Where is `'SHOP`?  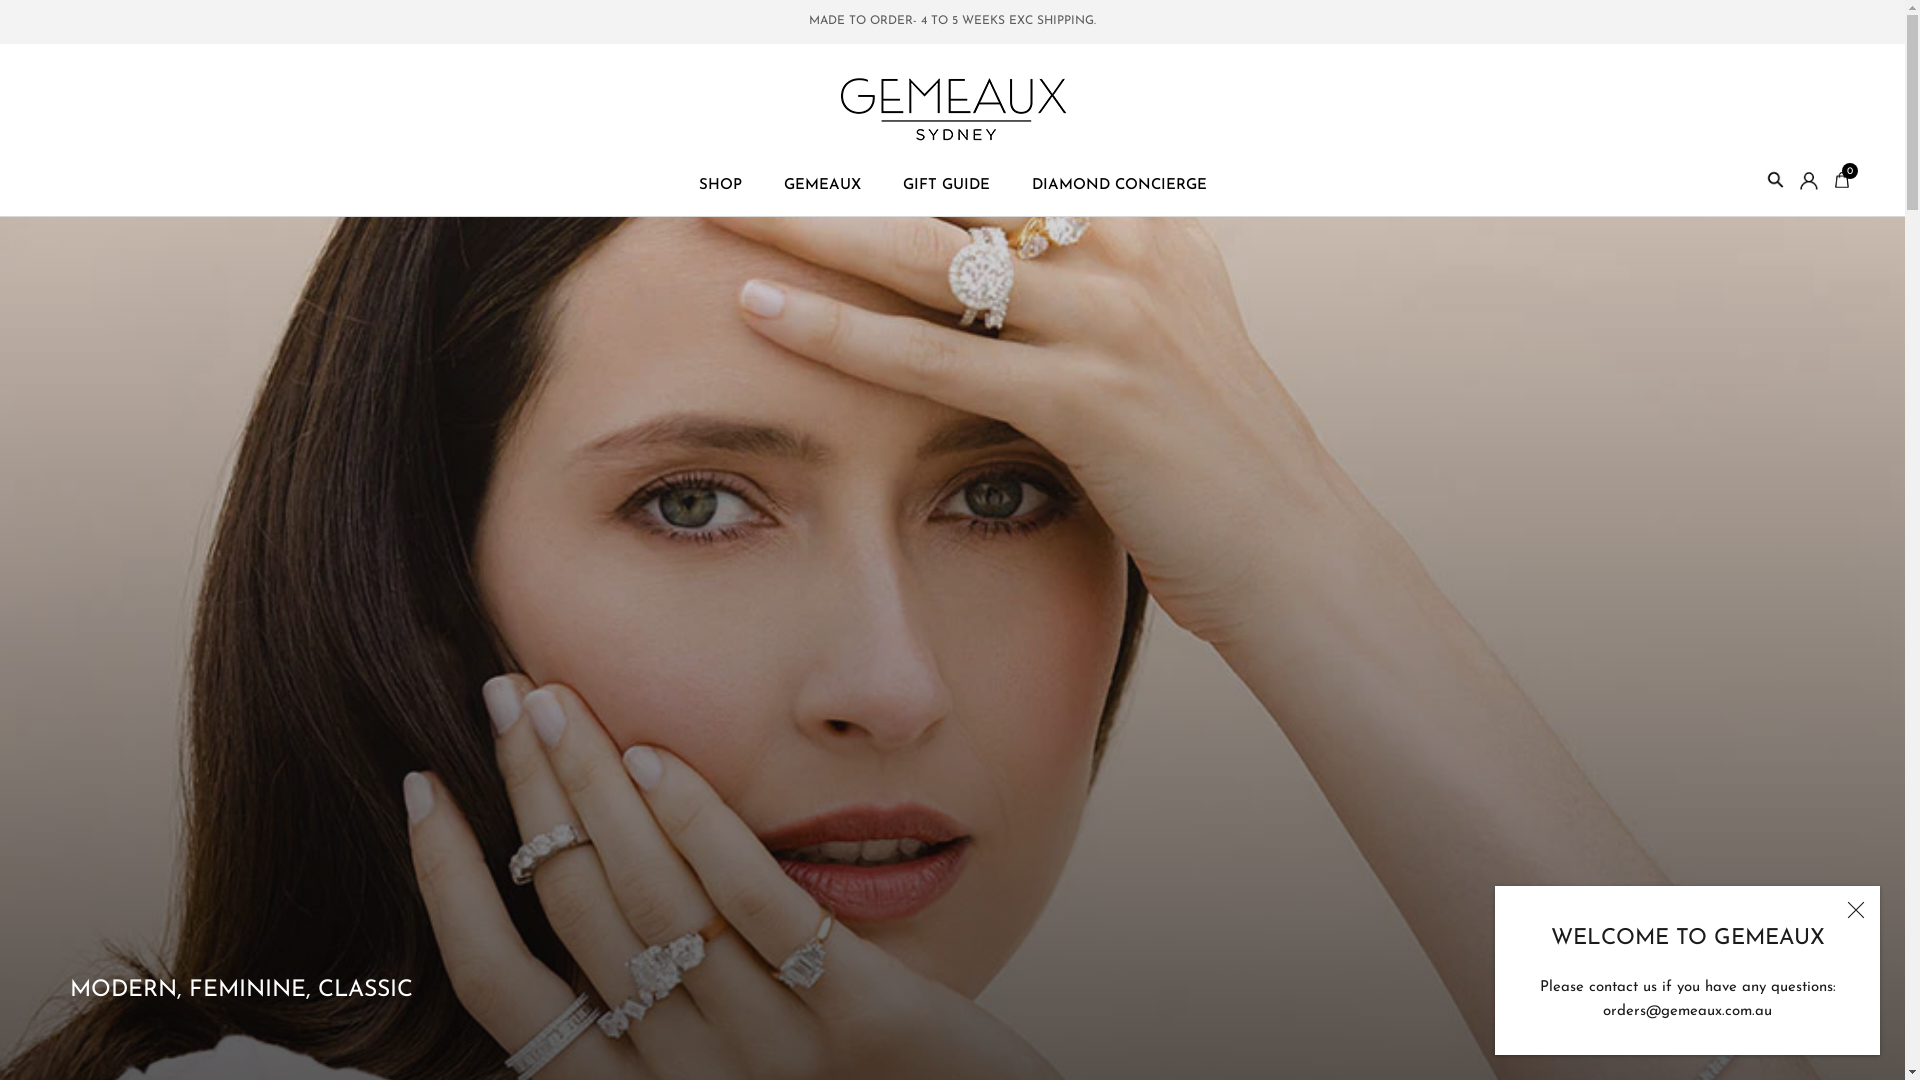
'SHOP is located at coordinates (719, 185).